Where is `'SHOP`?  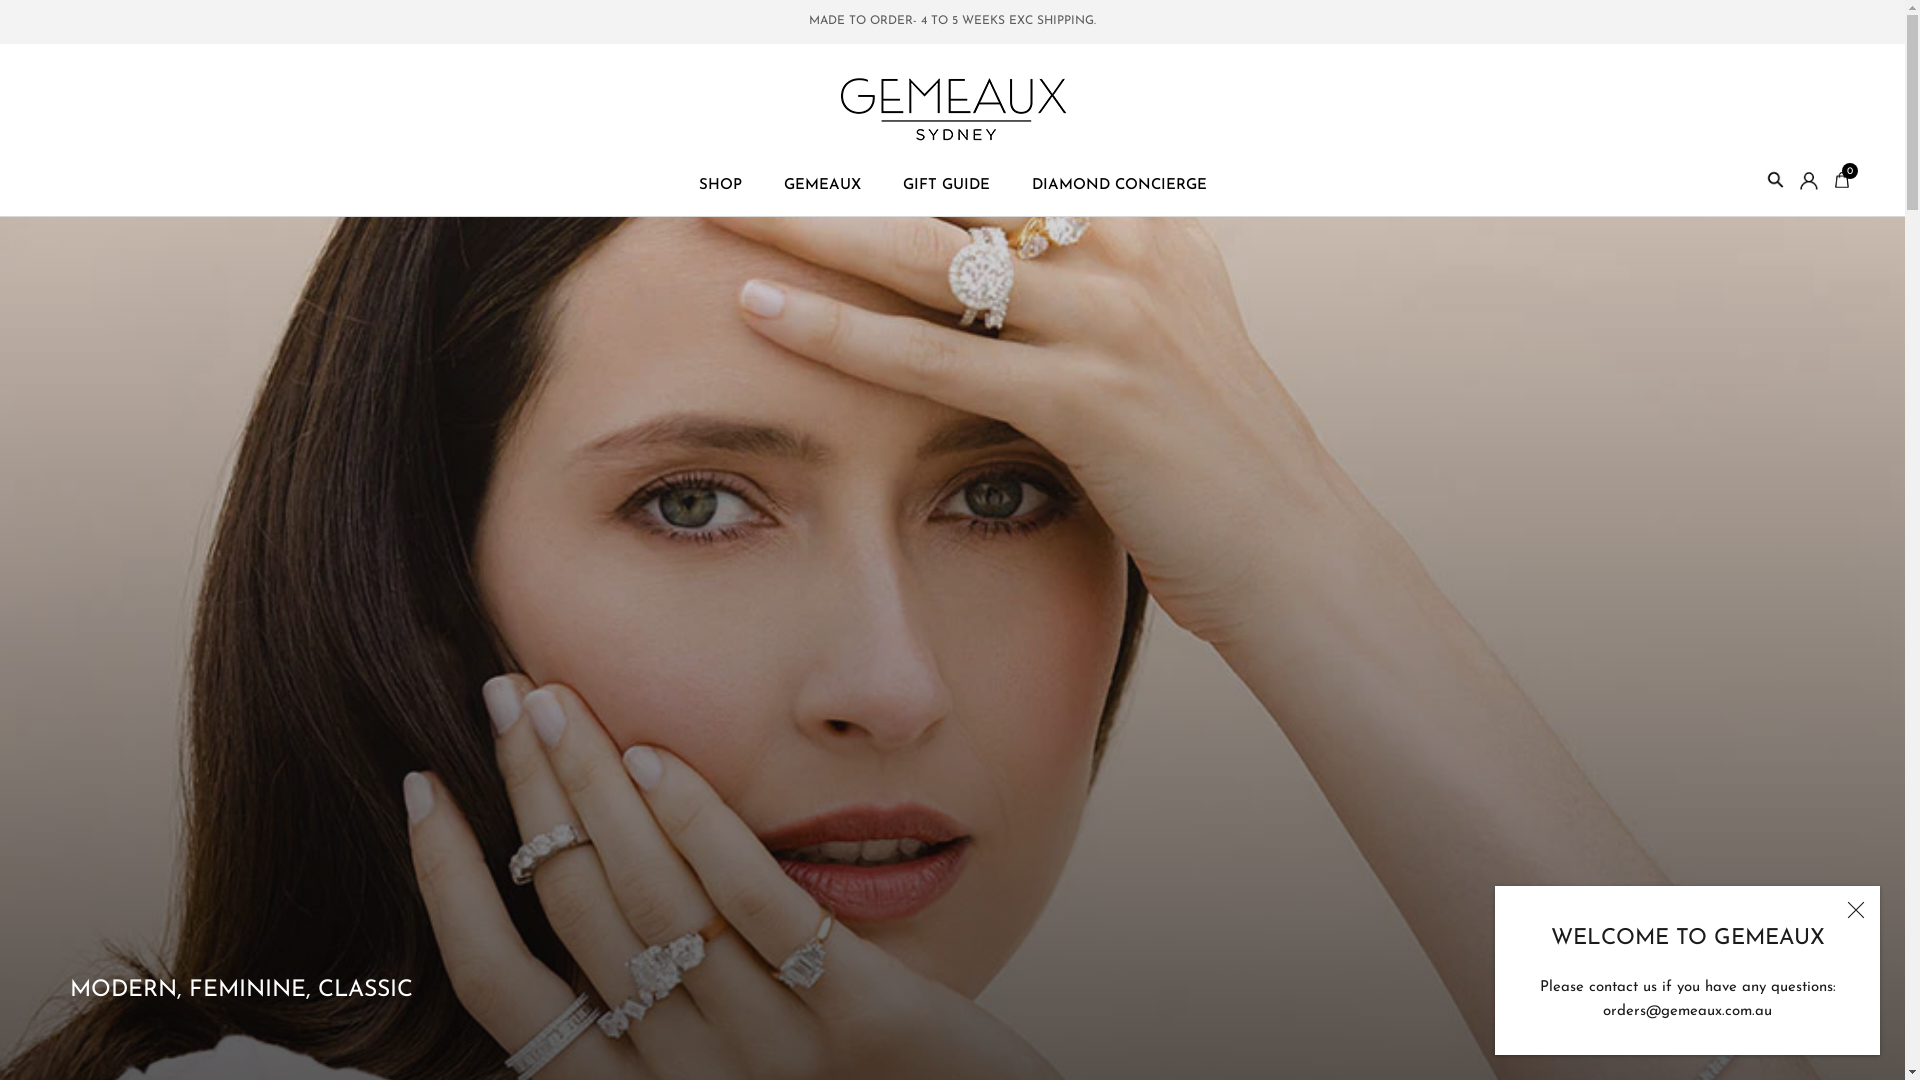
'SHOP is located at coordinates (719, 185).